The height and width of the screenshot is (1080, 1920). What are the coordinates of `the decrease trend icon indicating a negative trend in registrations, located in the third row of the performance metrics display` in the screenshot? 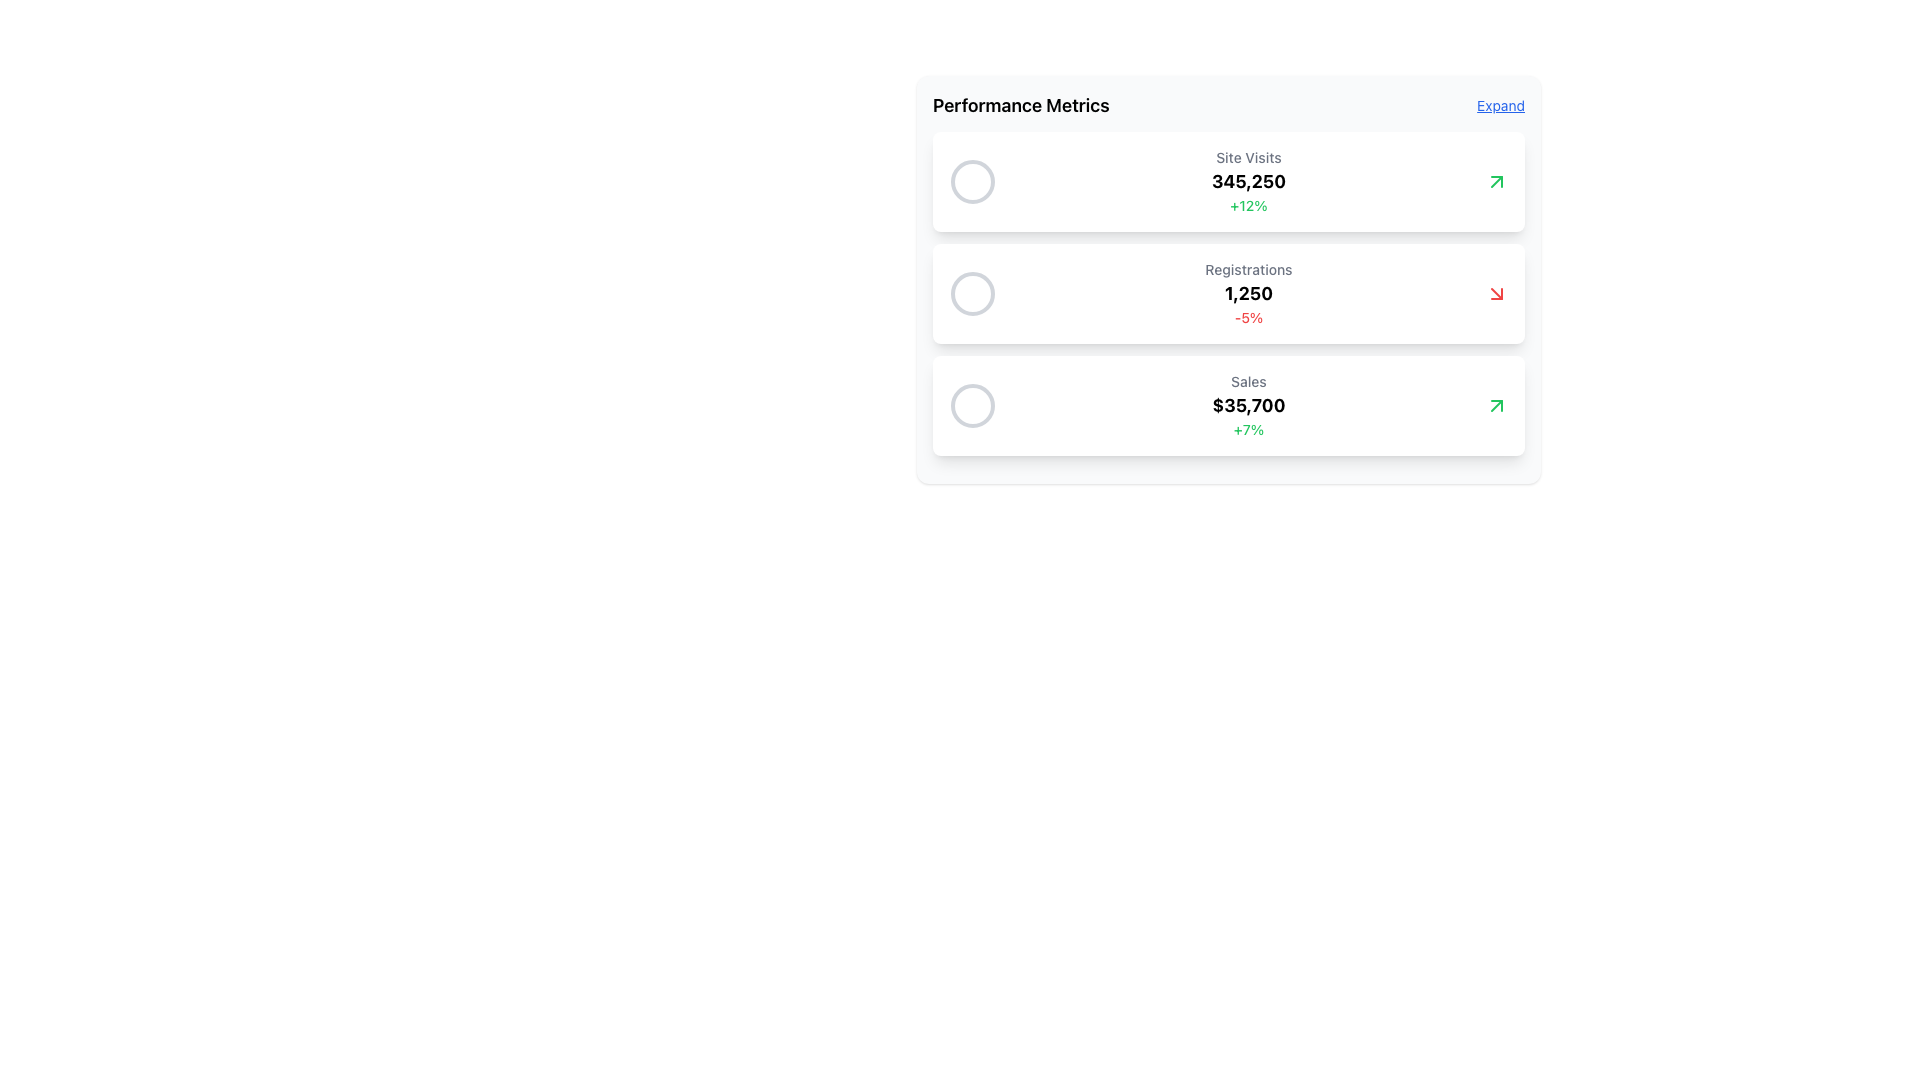 It's located at (1497, 293).